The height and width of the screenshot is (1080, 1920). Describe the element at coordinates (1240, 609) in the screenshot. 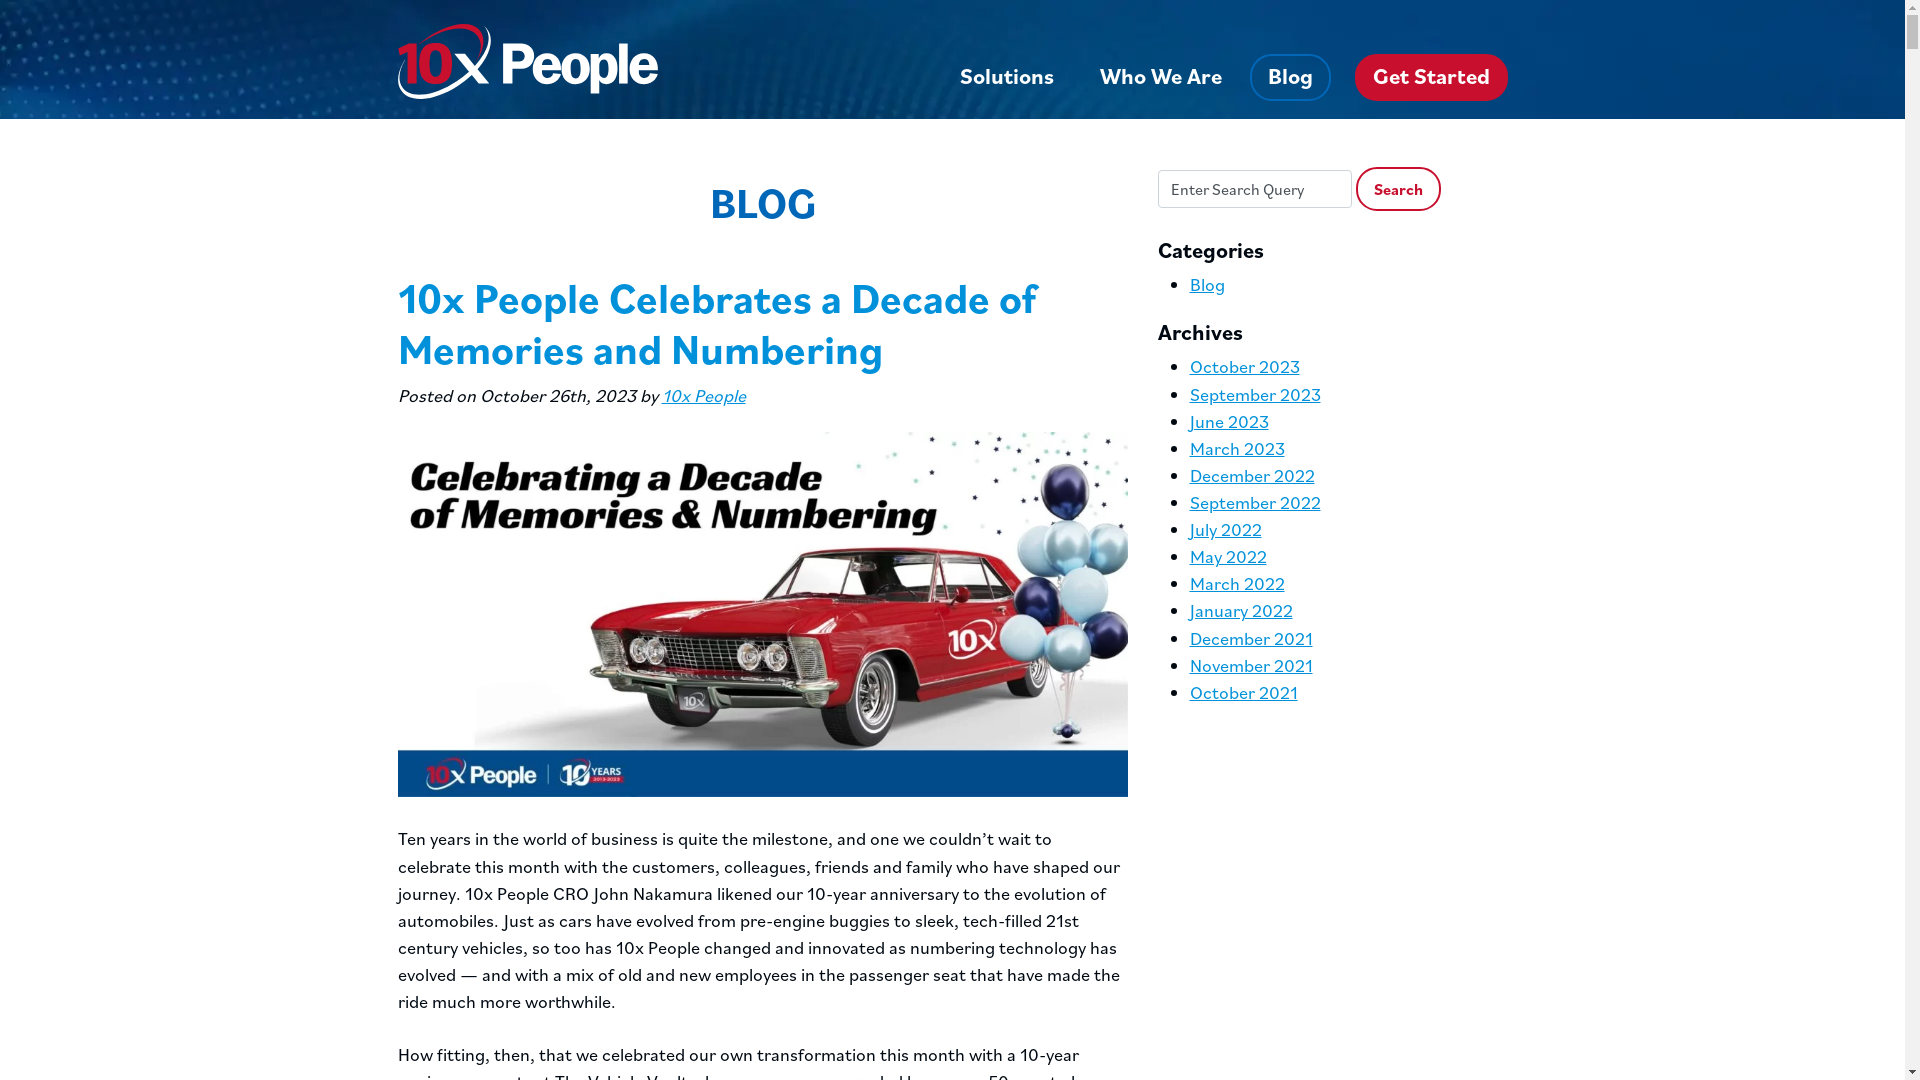

I see `'January 2022'` at that location.